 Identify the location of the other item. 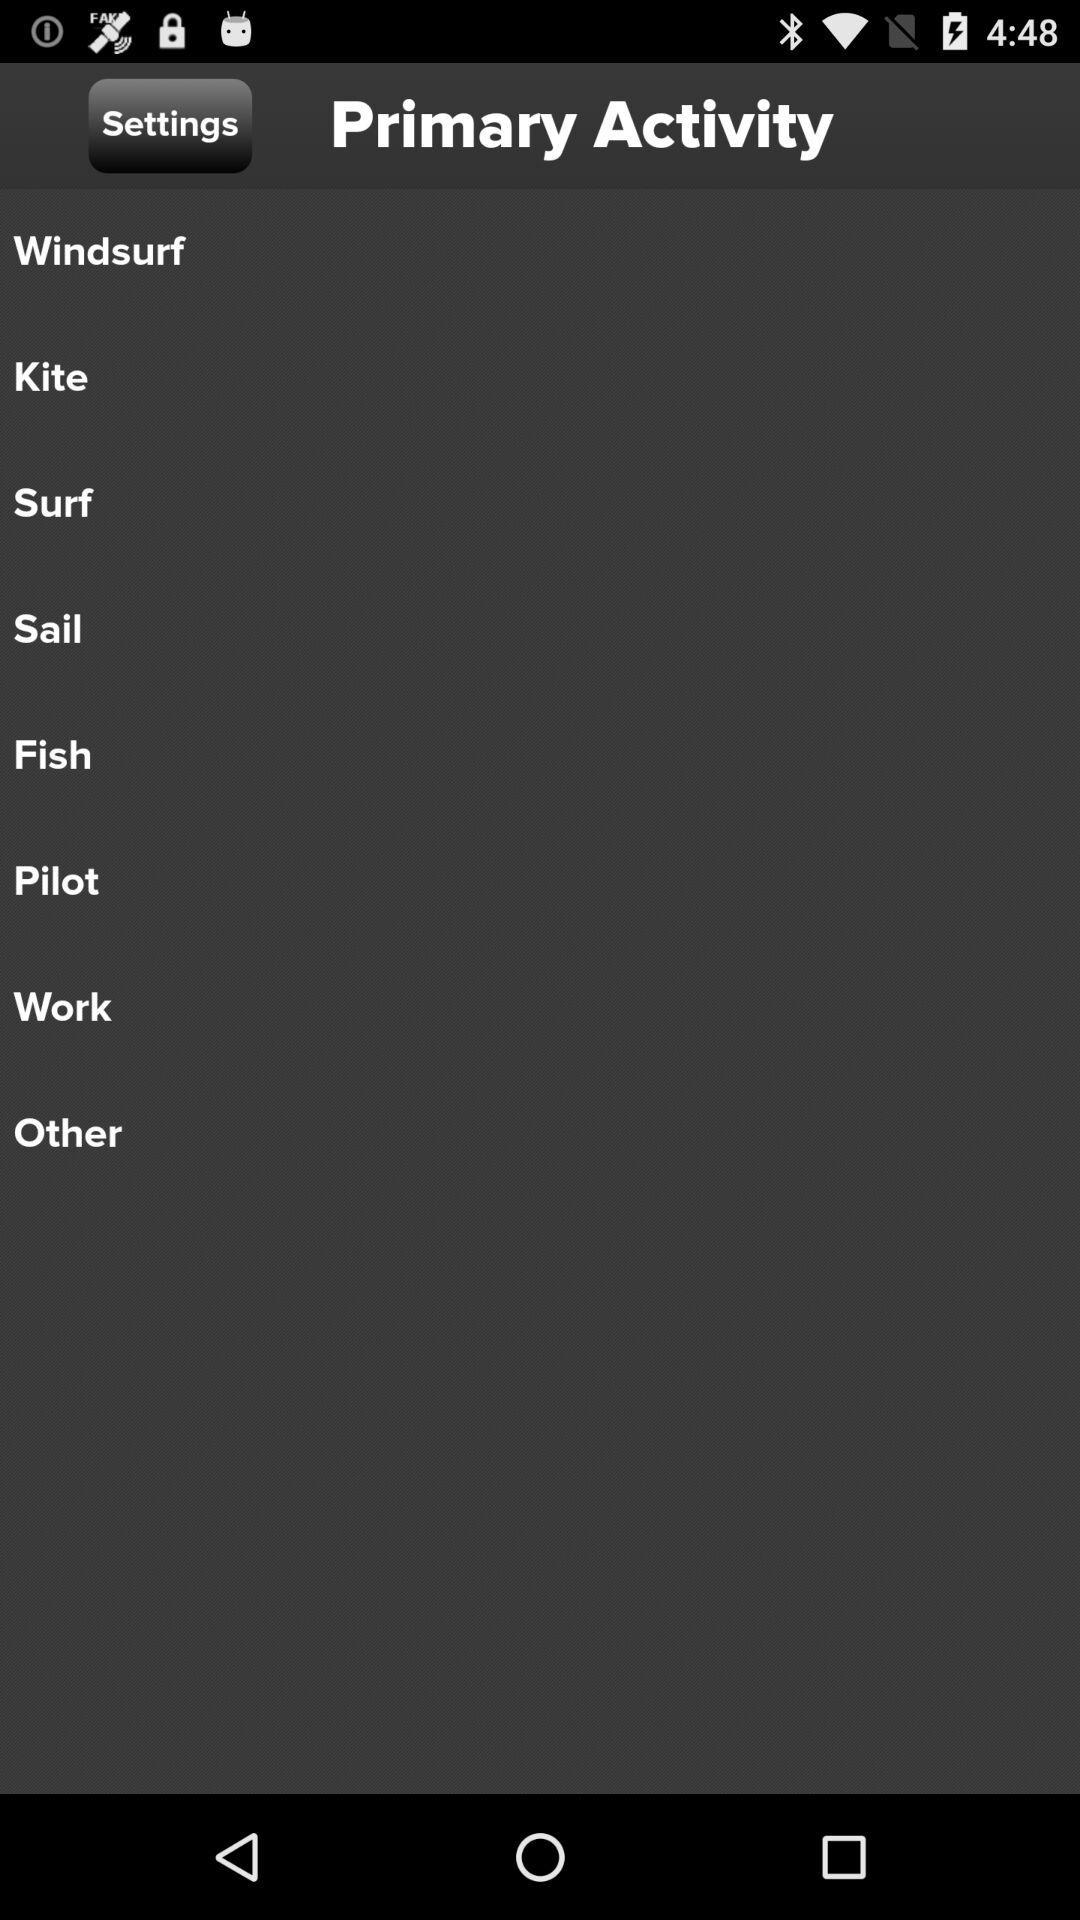
(525, 1133).